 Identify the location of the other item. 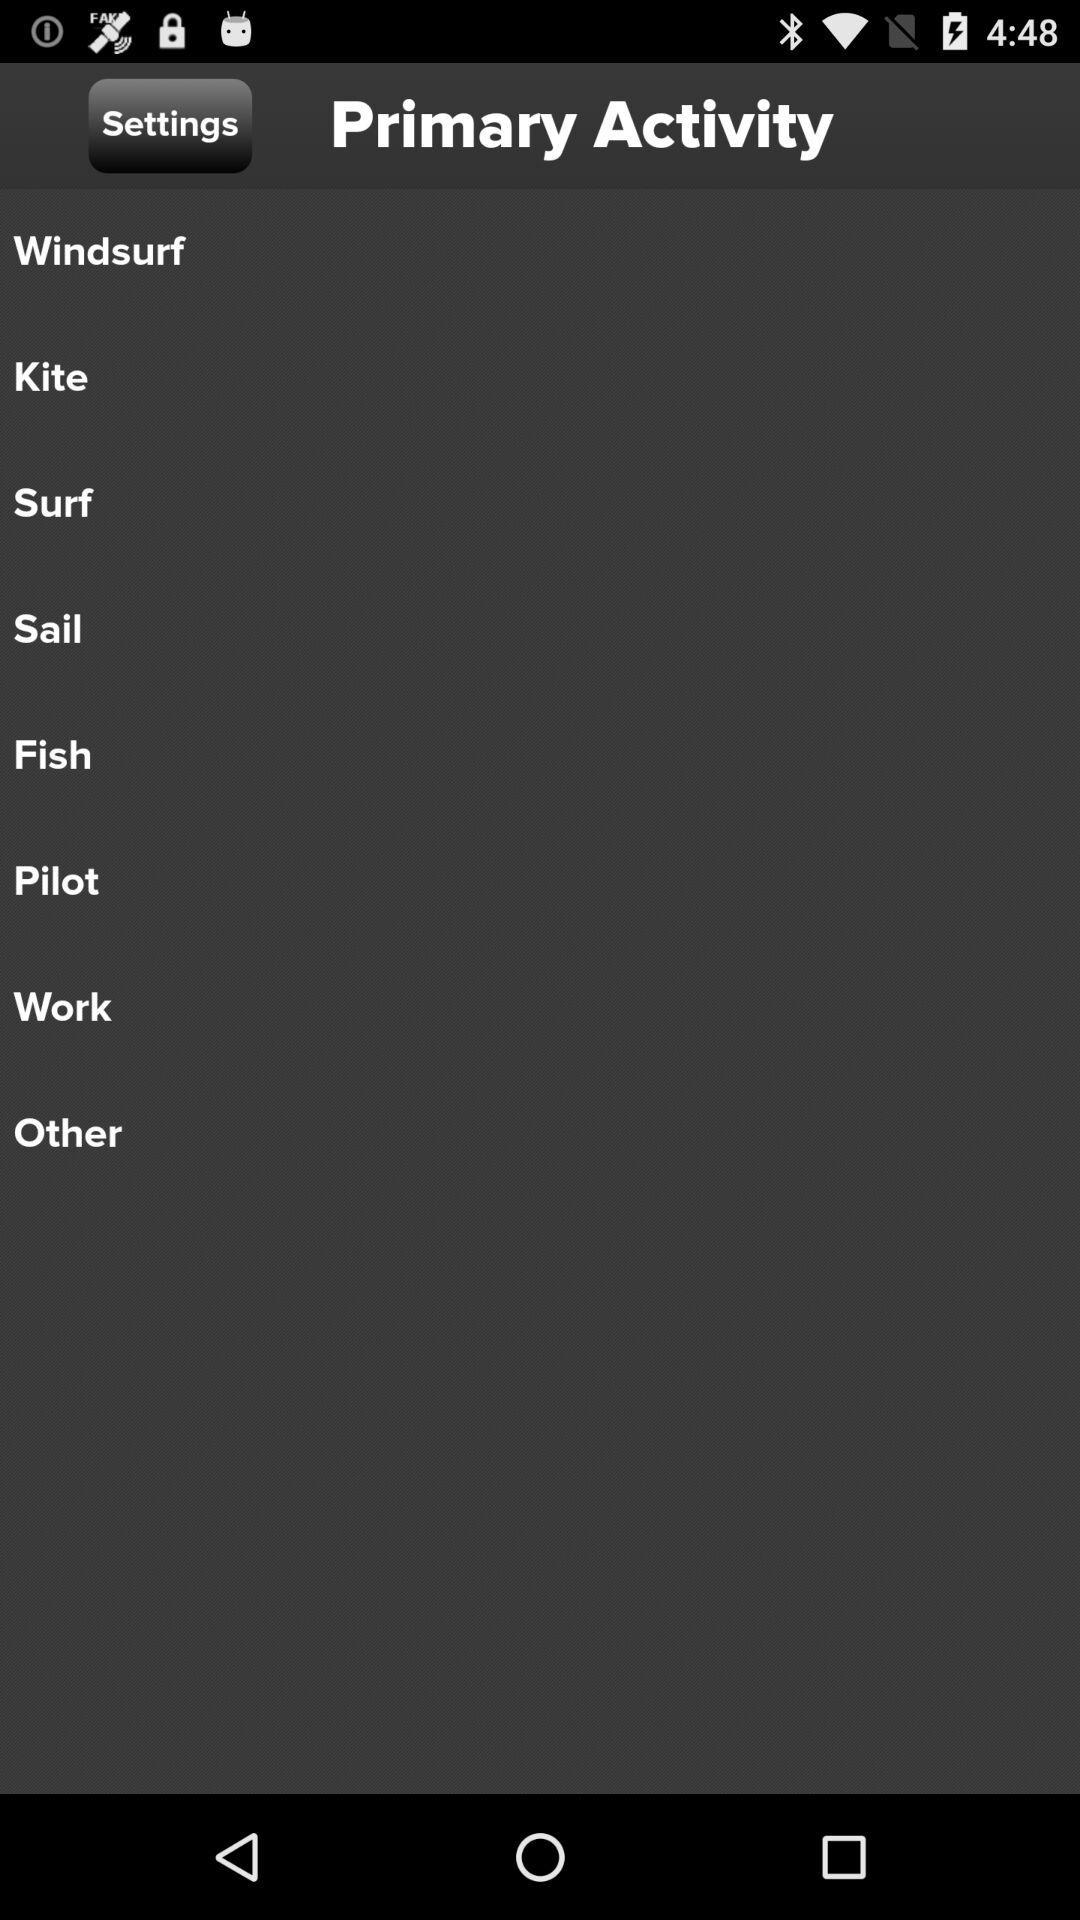
(525, 1133).